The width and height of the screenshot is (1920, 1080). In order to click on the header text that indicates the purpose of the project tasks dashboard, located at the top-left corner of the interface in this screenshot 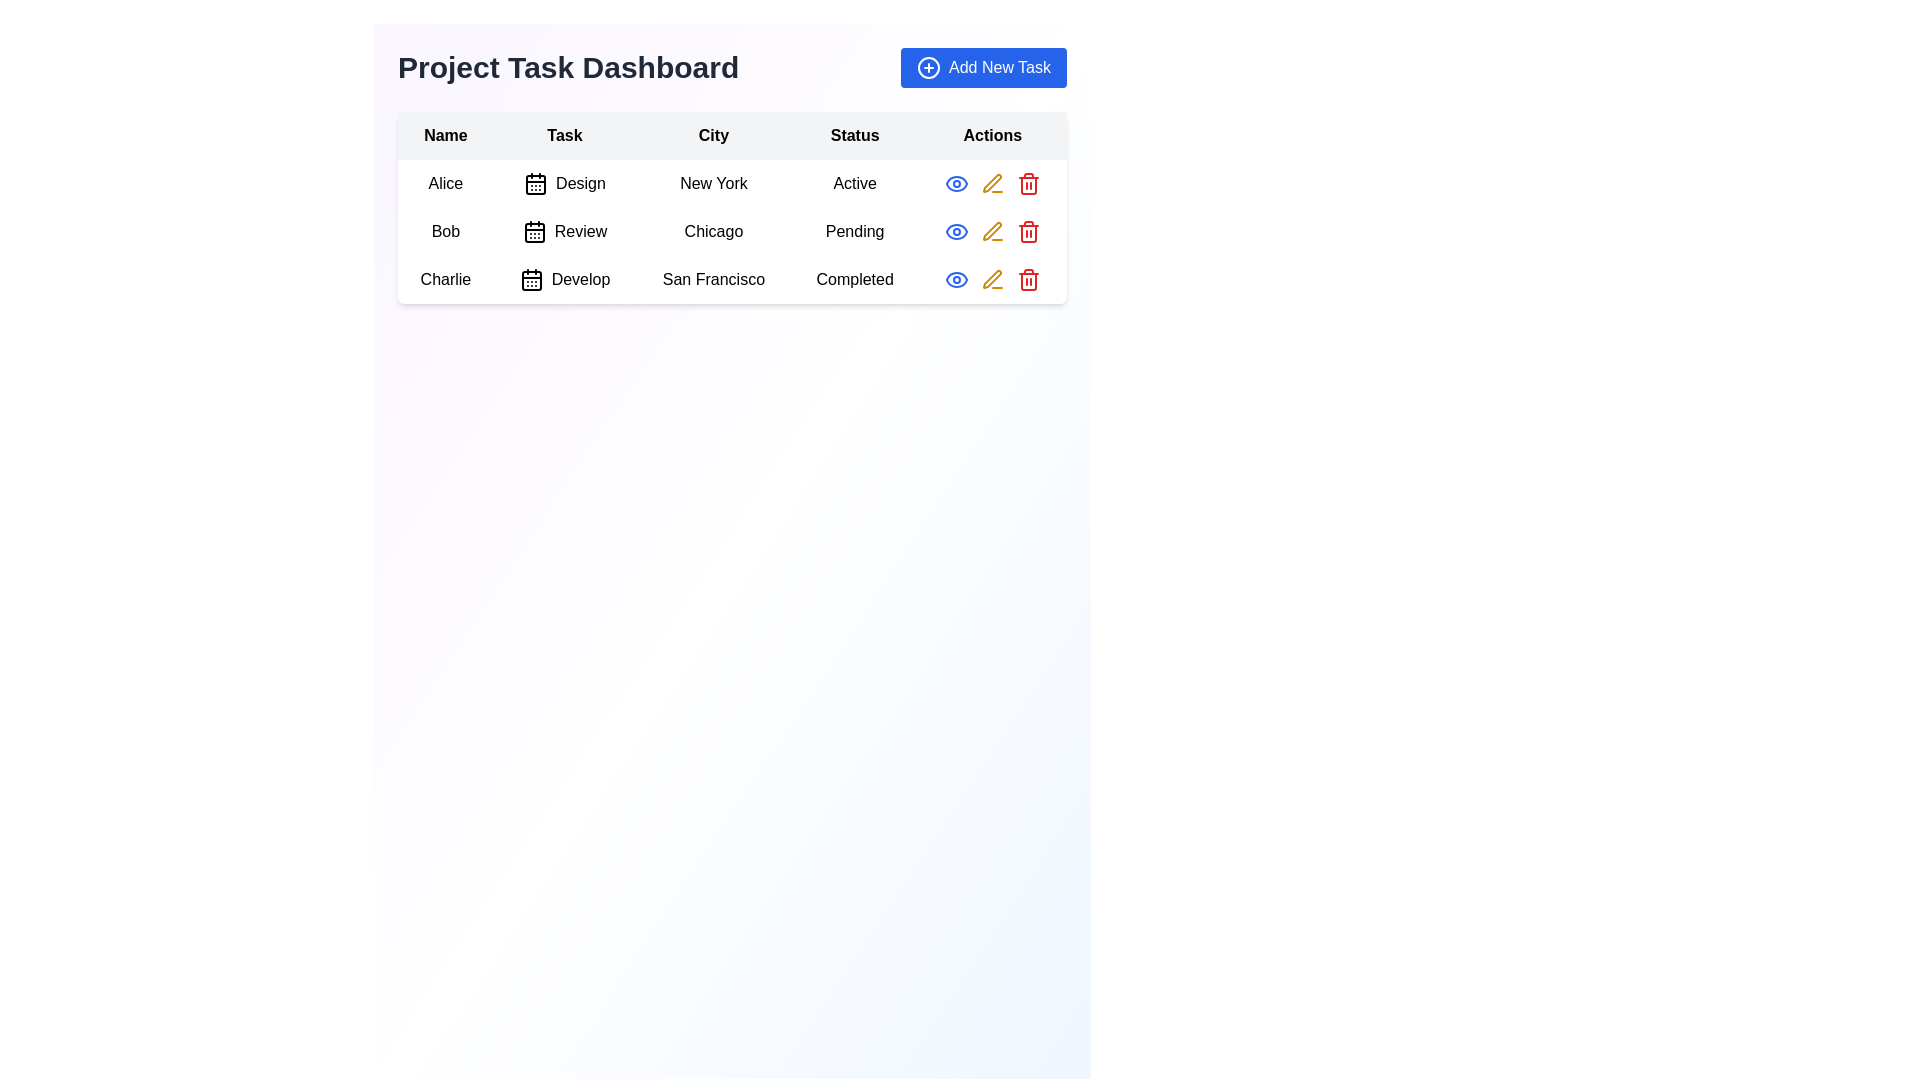, I will do `click(731, 67)`.